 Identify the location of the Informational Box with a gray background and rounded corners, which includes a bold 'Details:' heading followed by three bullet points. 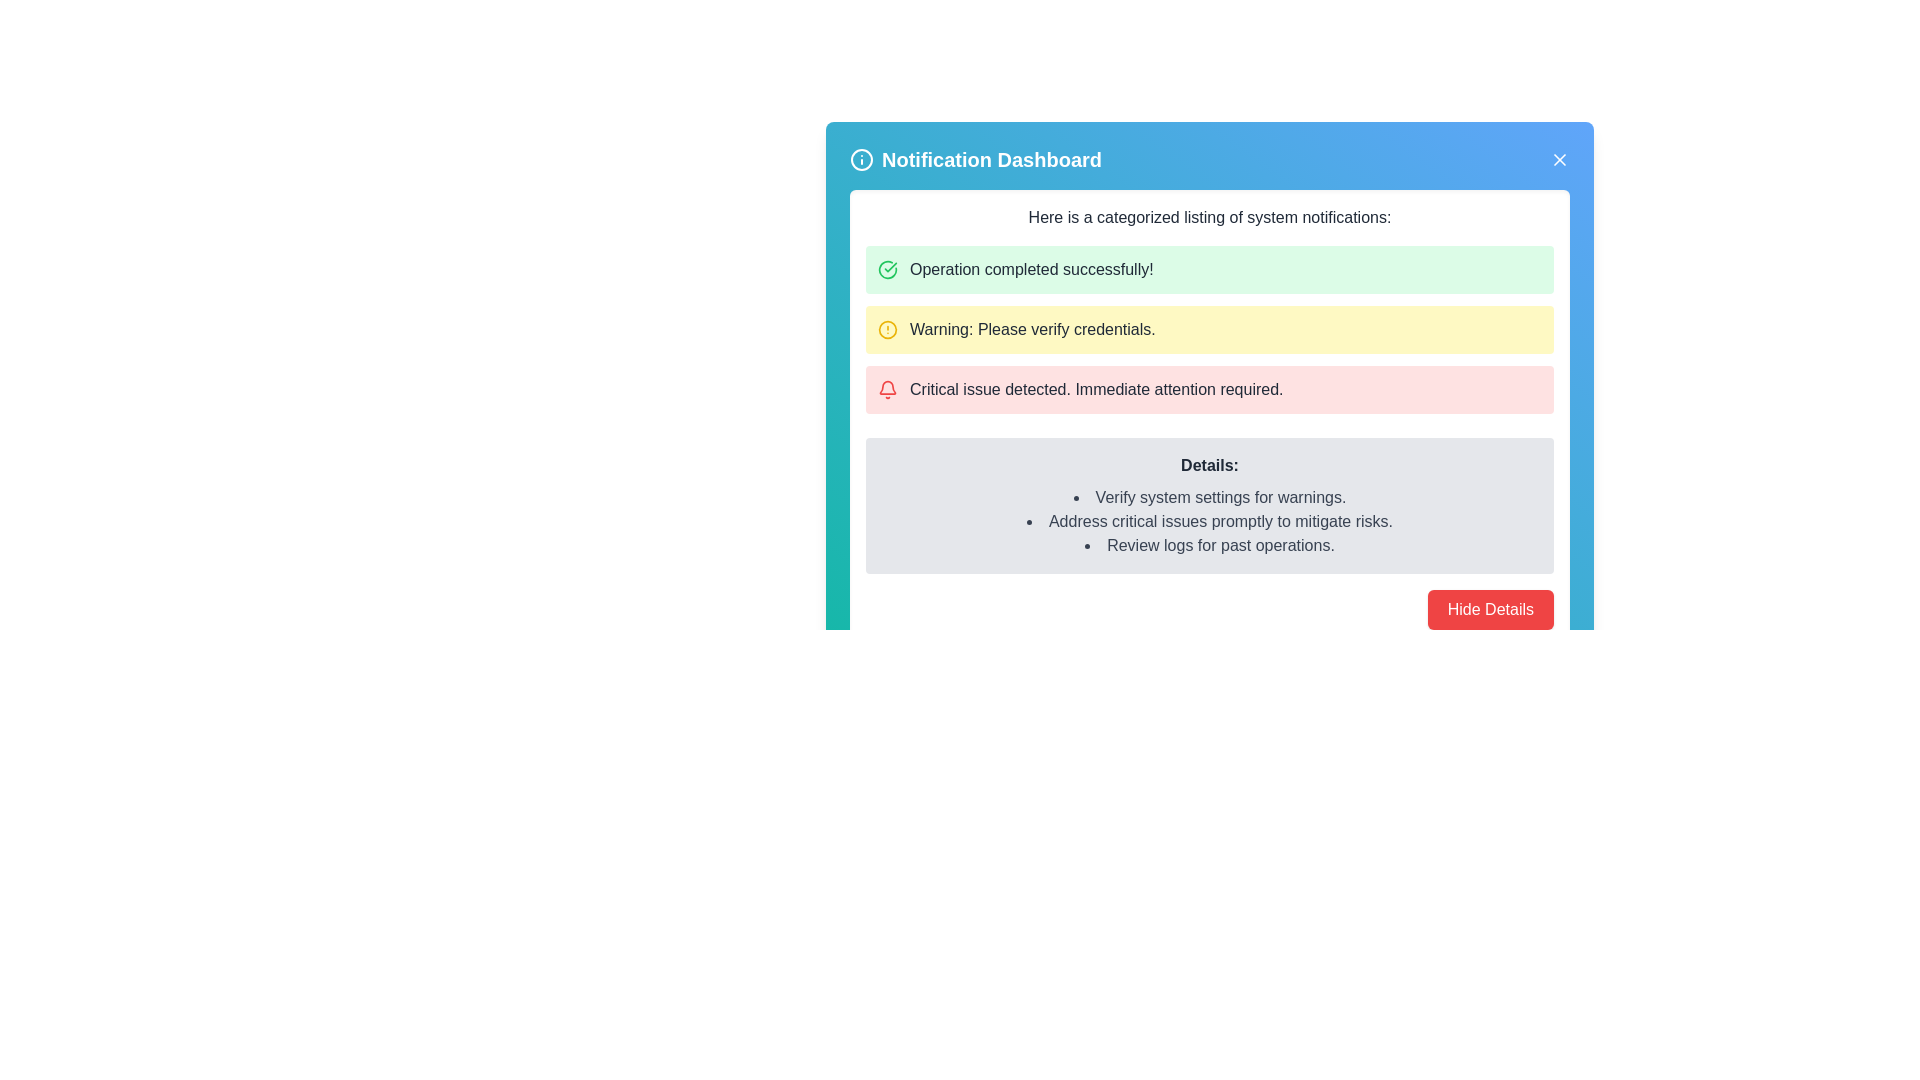
(1208, 504).